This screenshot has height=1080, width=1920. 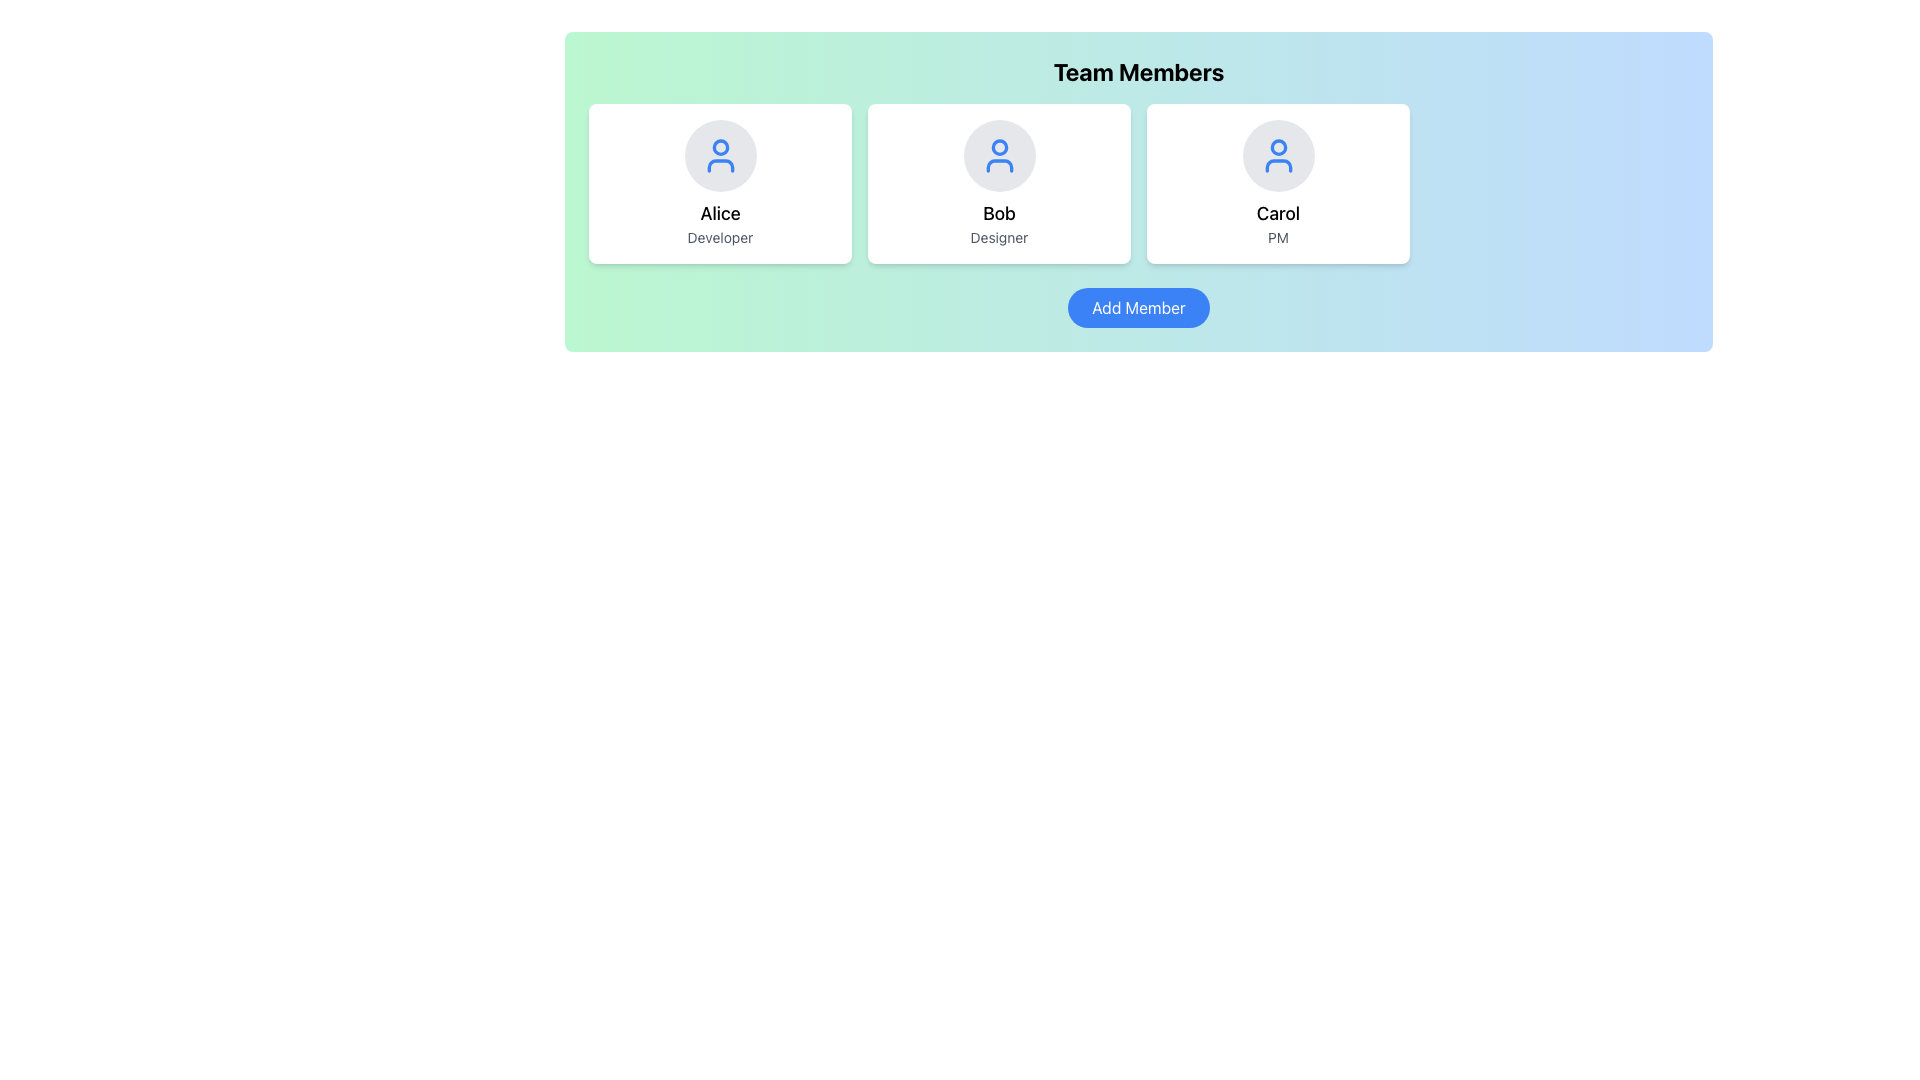 What do you see at coordinates (999, 154) in the screenshot?
I see `the blue circular user icon representing 'Bob', which is the central icon in a horizontal layout of three team member icons` at bounding box center [999, 154].